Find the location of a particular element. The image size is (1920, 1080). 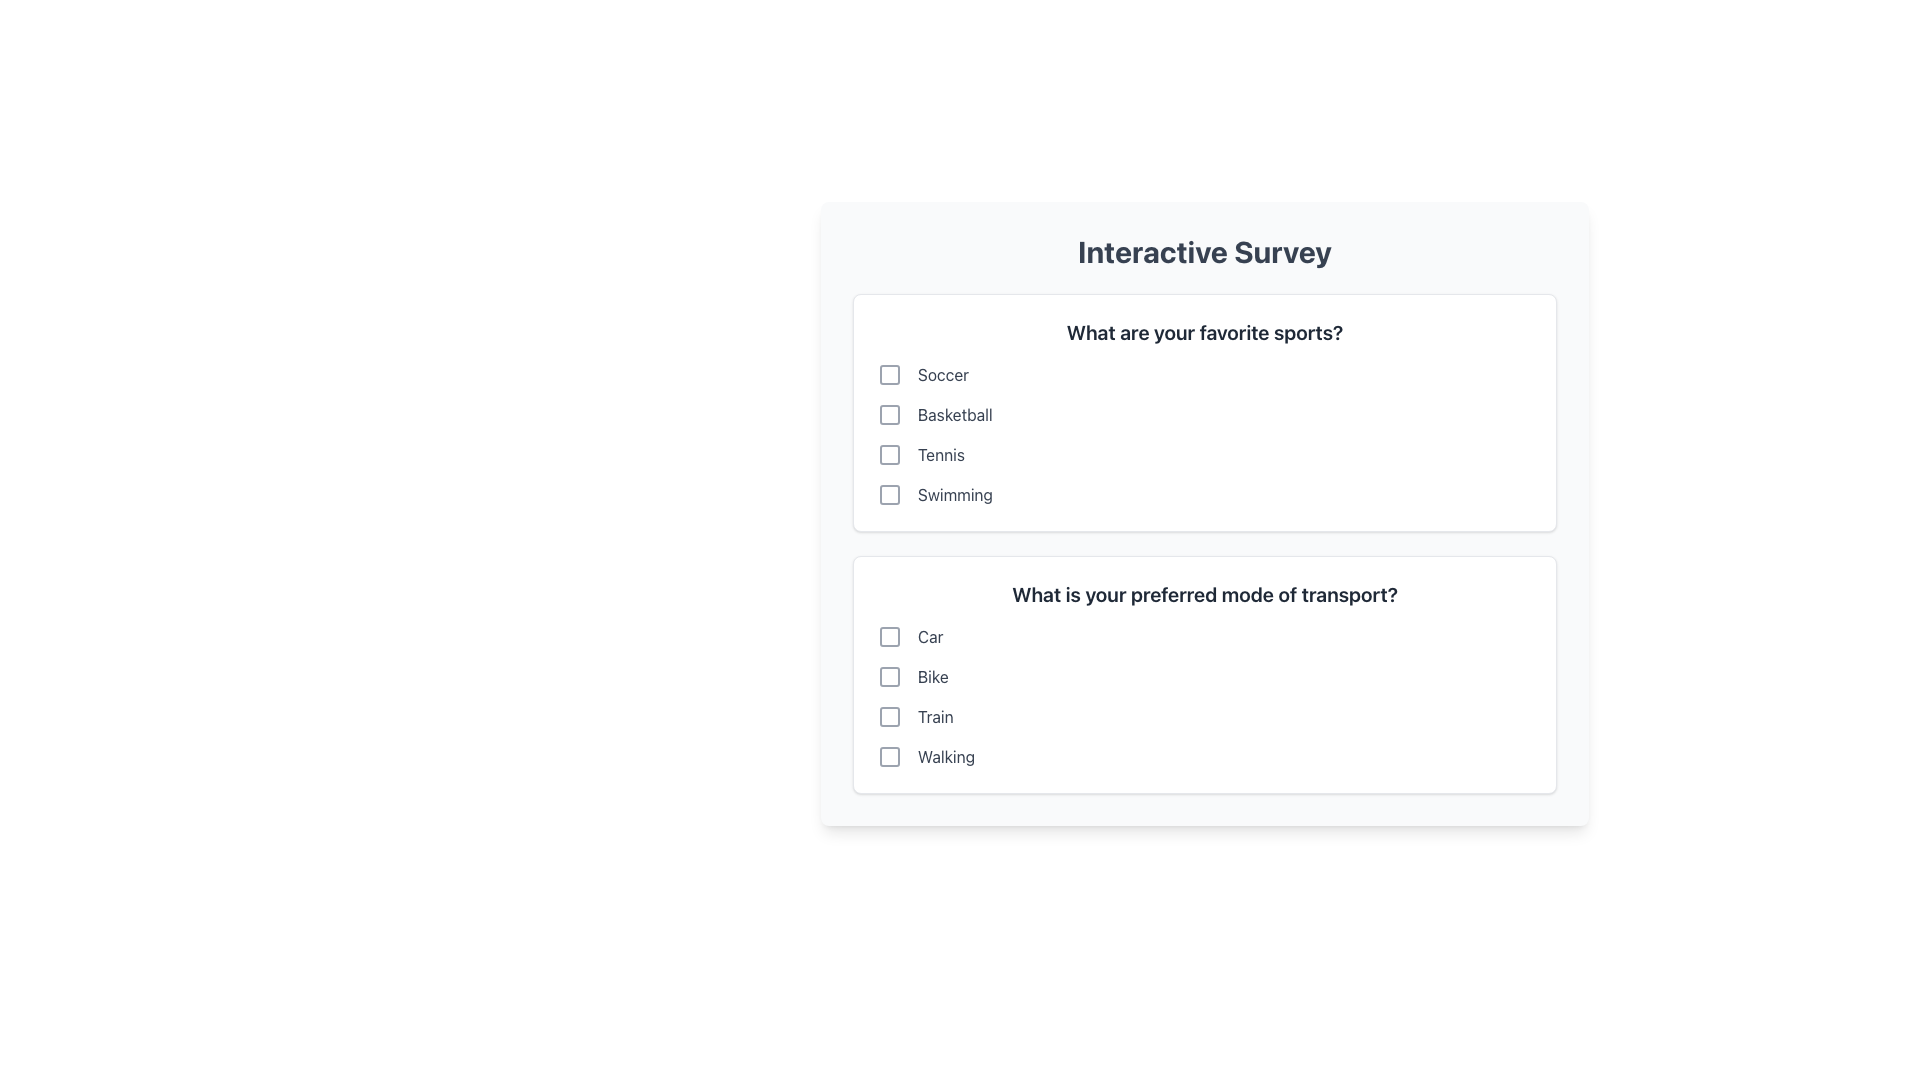

the checkbox that represents the choice 'Car', located to the left of the label 'Car' under the section 'What is your preferred mode of transport?' is located at coordinates (888, 636).